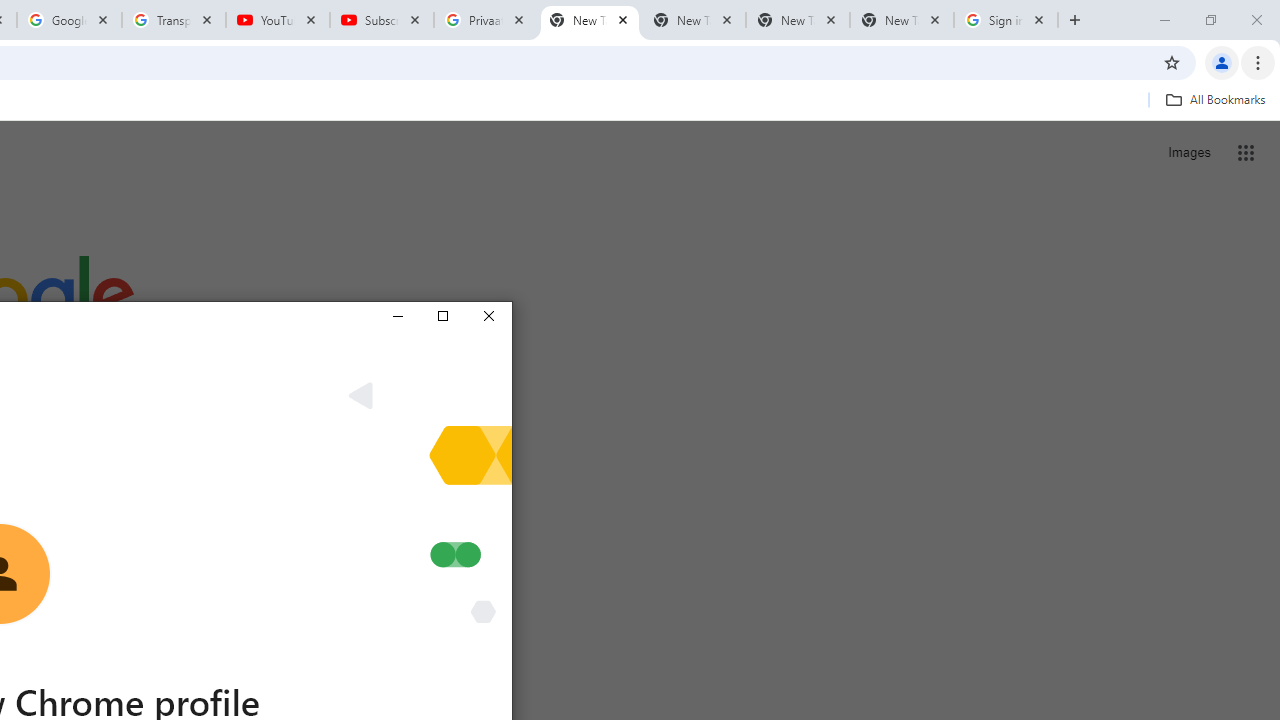  I want to click on 'New Tab', so click(900, 20).